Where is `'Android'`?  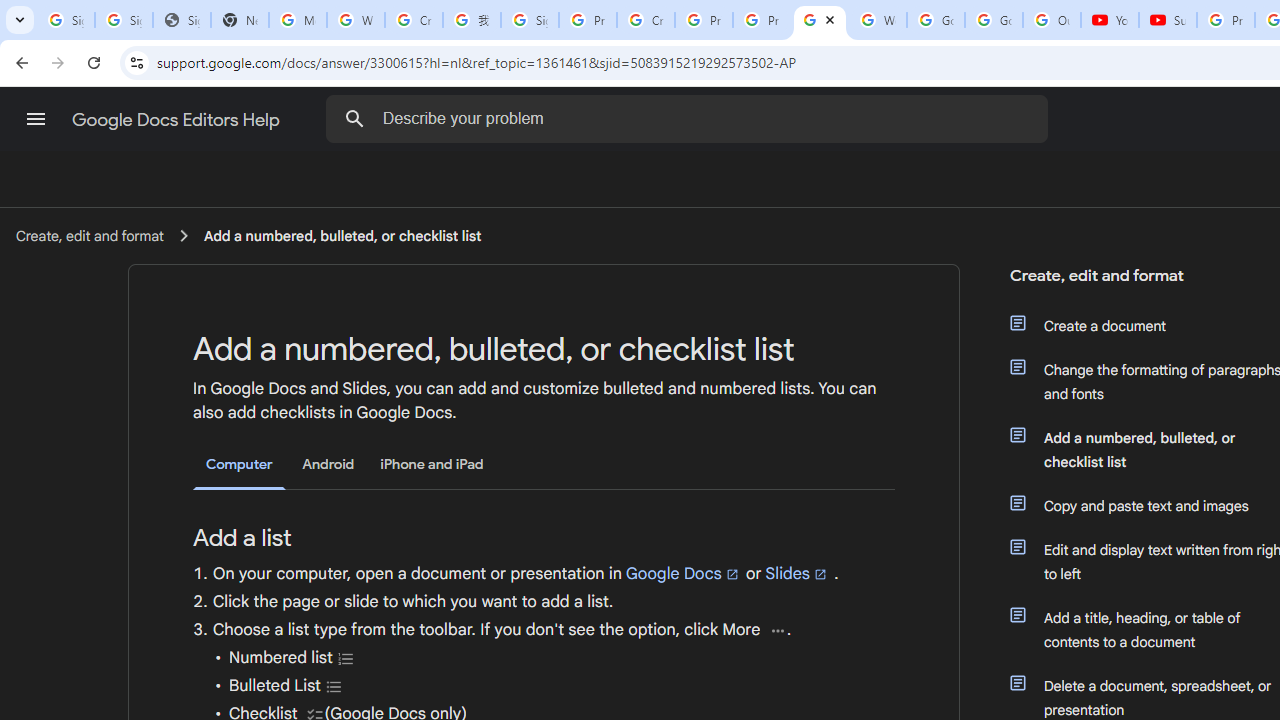
'Android' is located at coordinates (328, 464).